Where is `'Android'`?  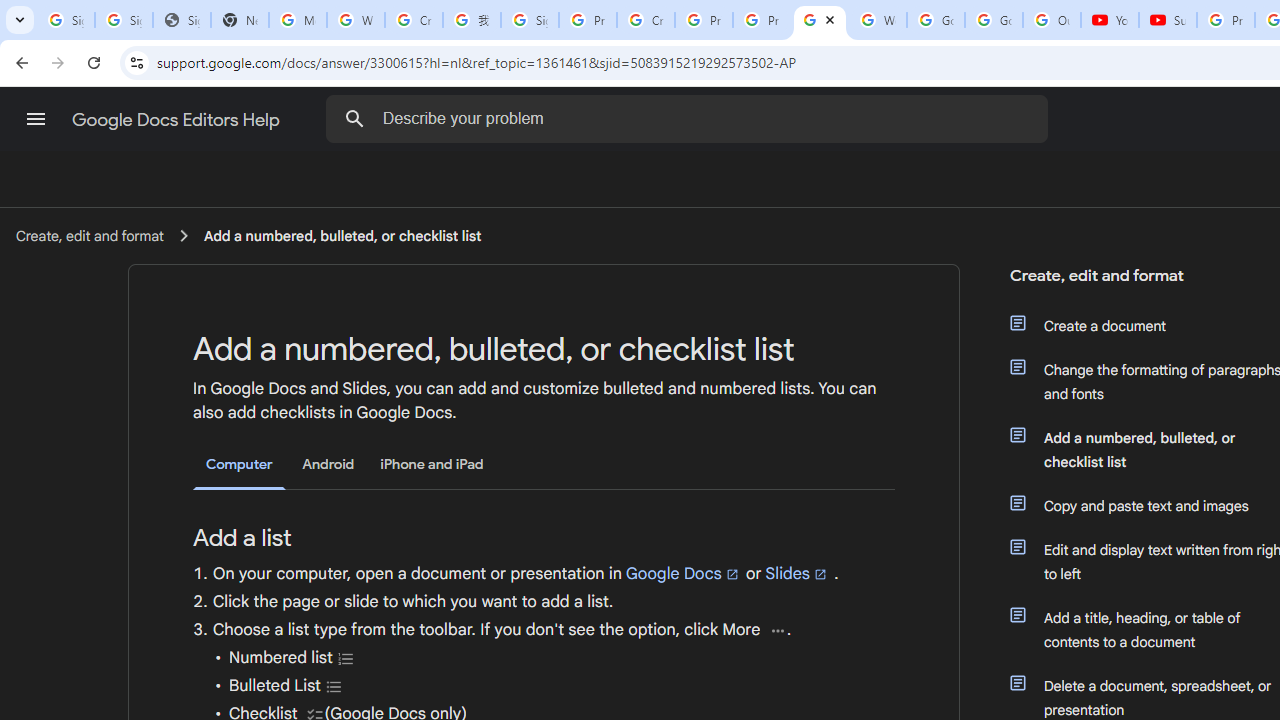
'Android' is located at coordinates (328, 464).